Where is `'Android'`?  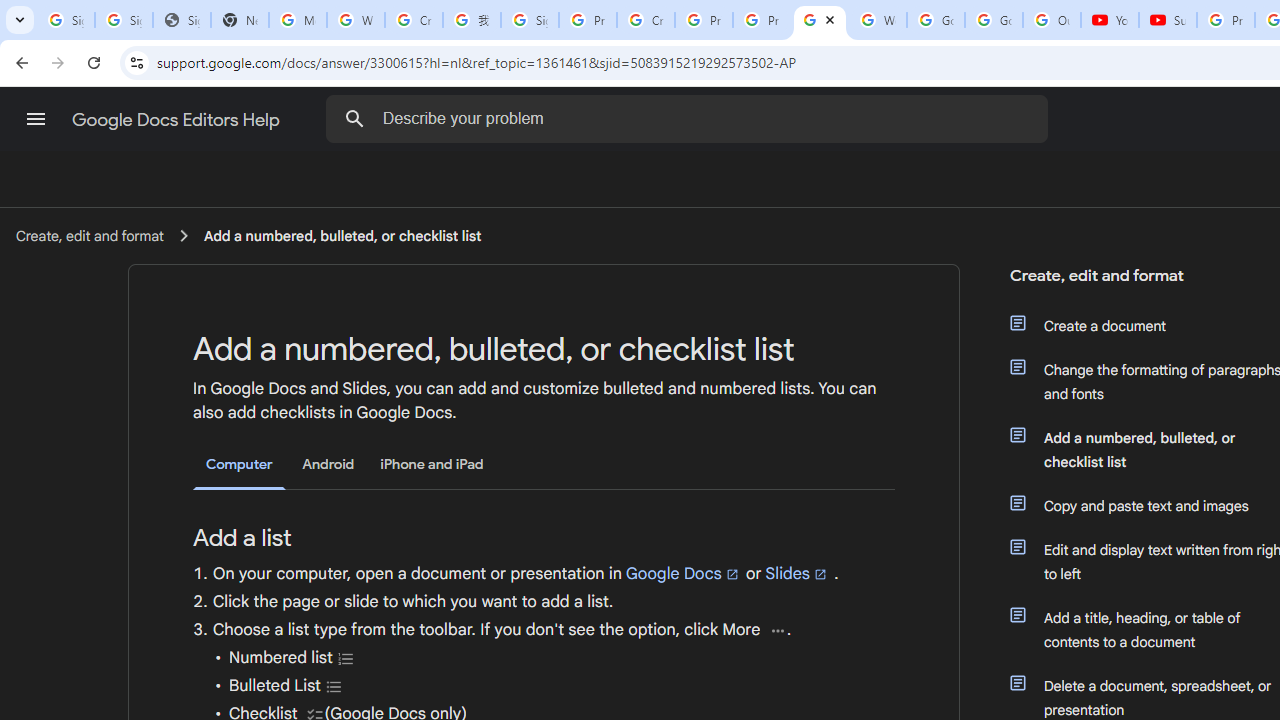
'Android' is located at coordinates (328, 464).